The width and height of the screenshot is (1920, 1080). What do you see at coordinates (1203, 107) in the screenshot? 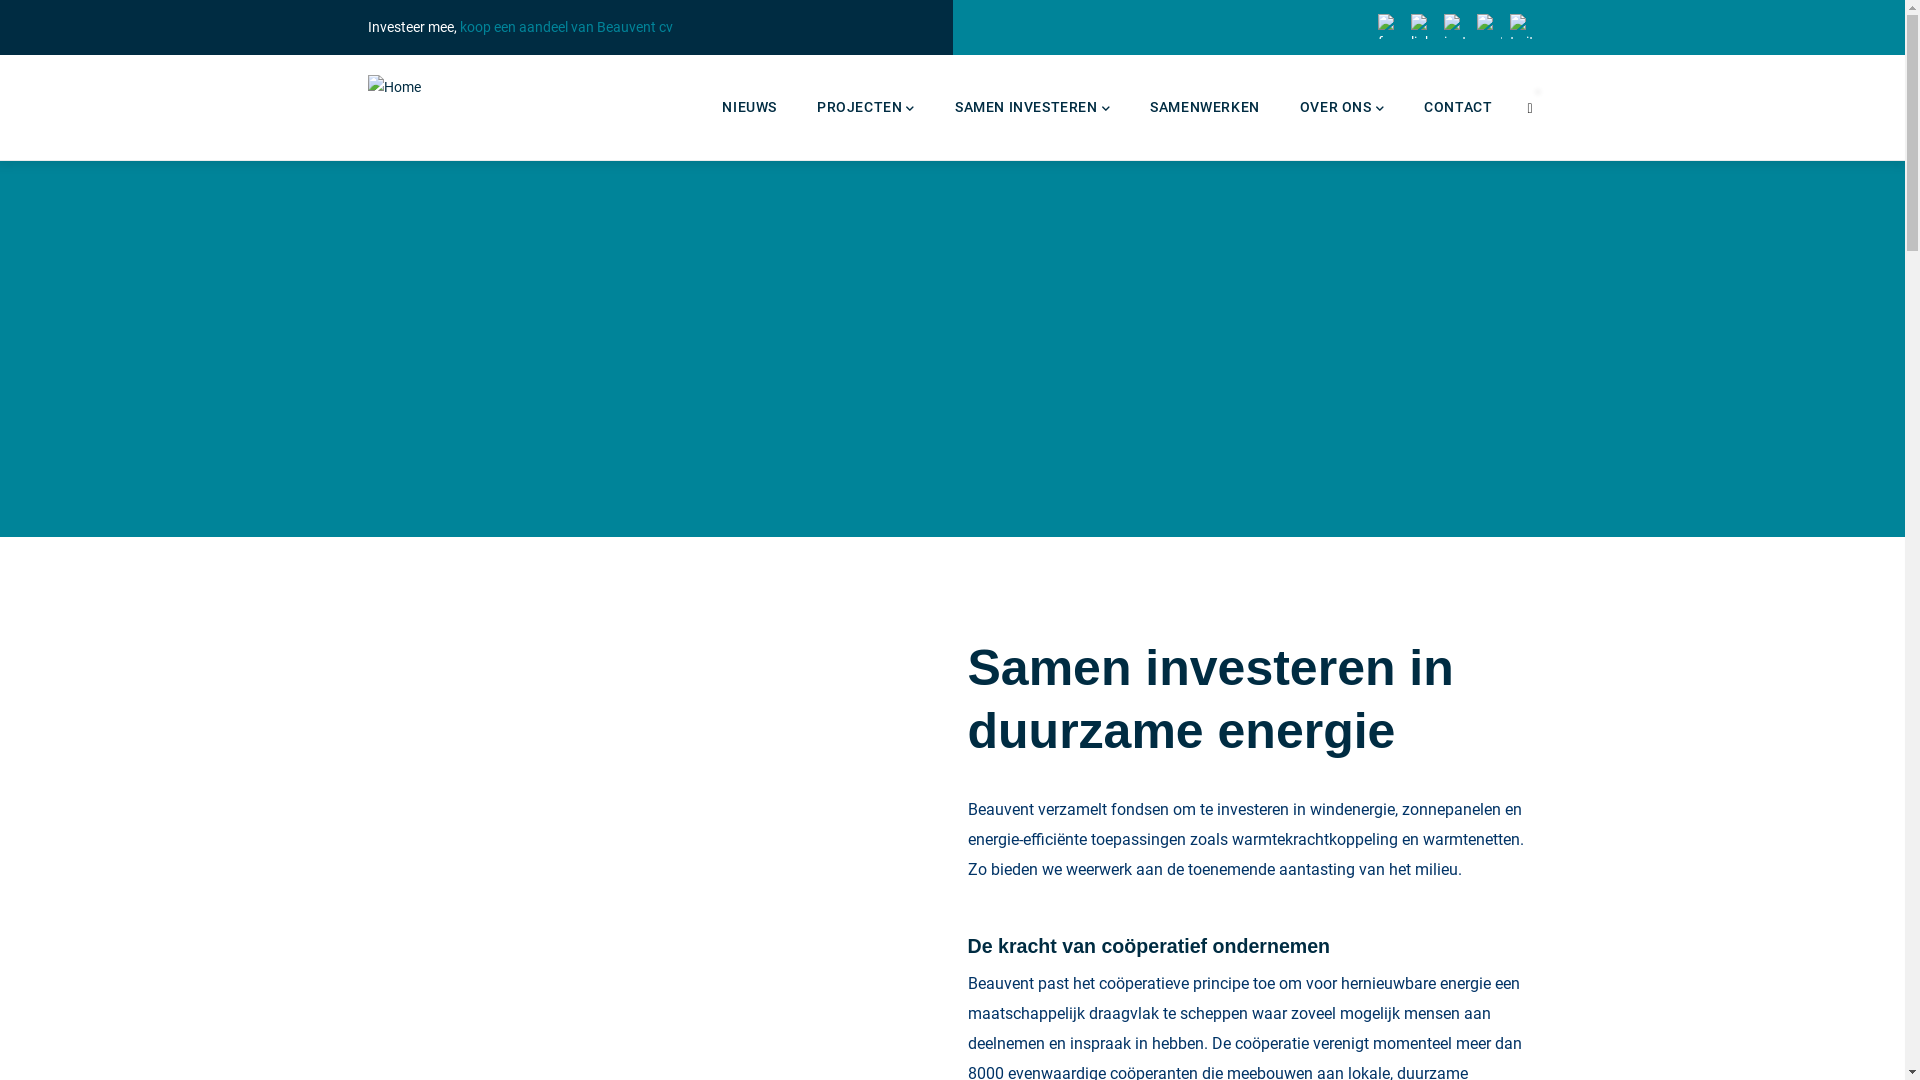
I see `'SAMENWERKEN'` at bounding box center [1203, 107].